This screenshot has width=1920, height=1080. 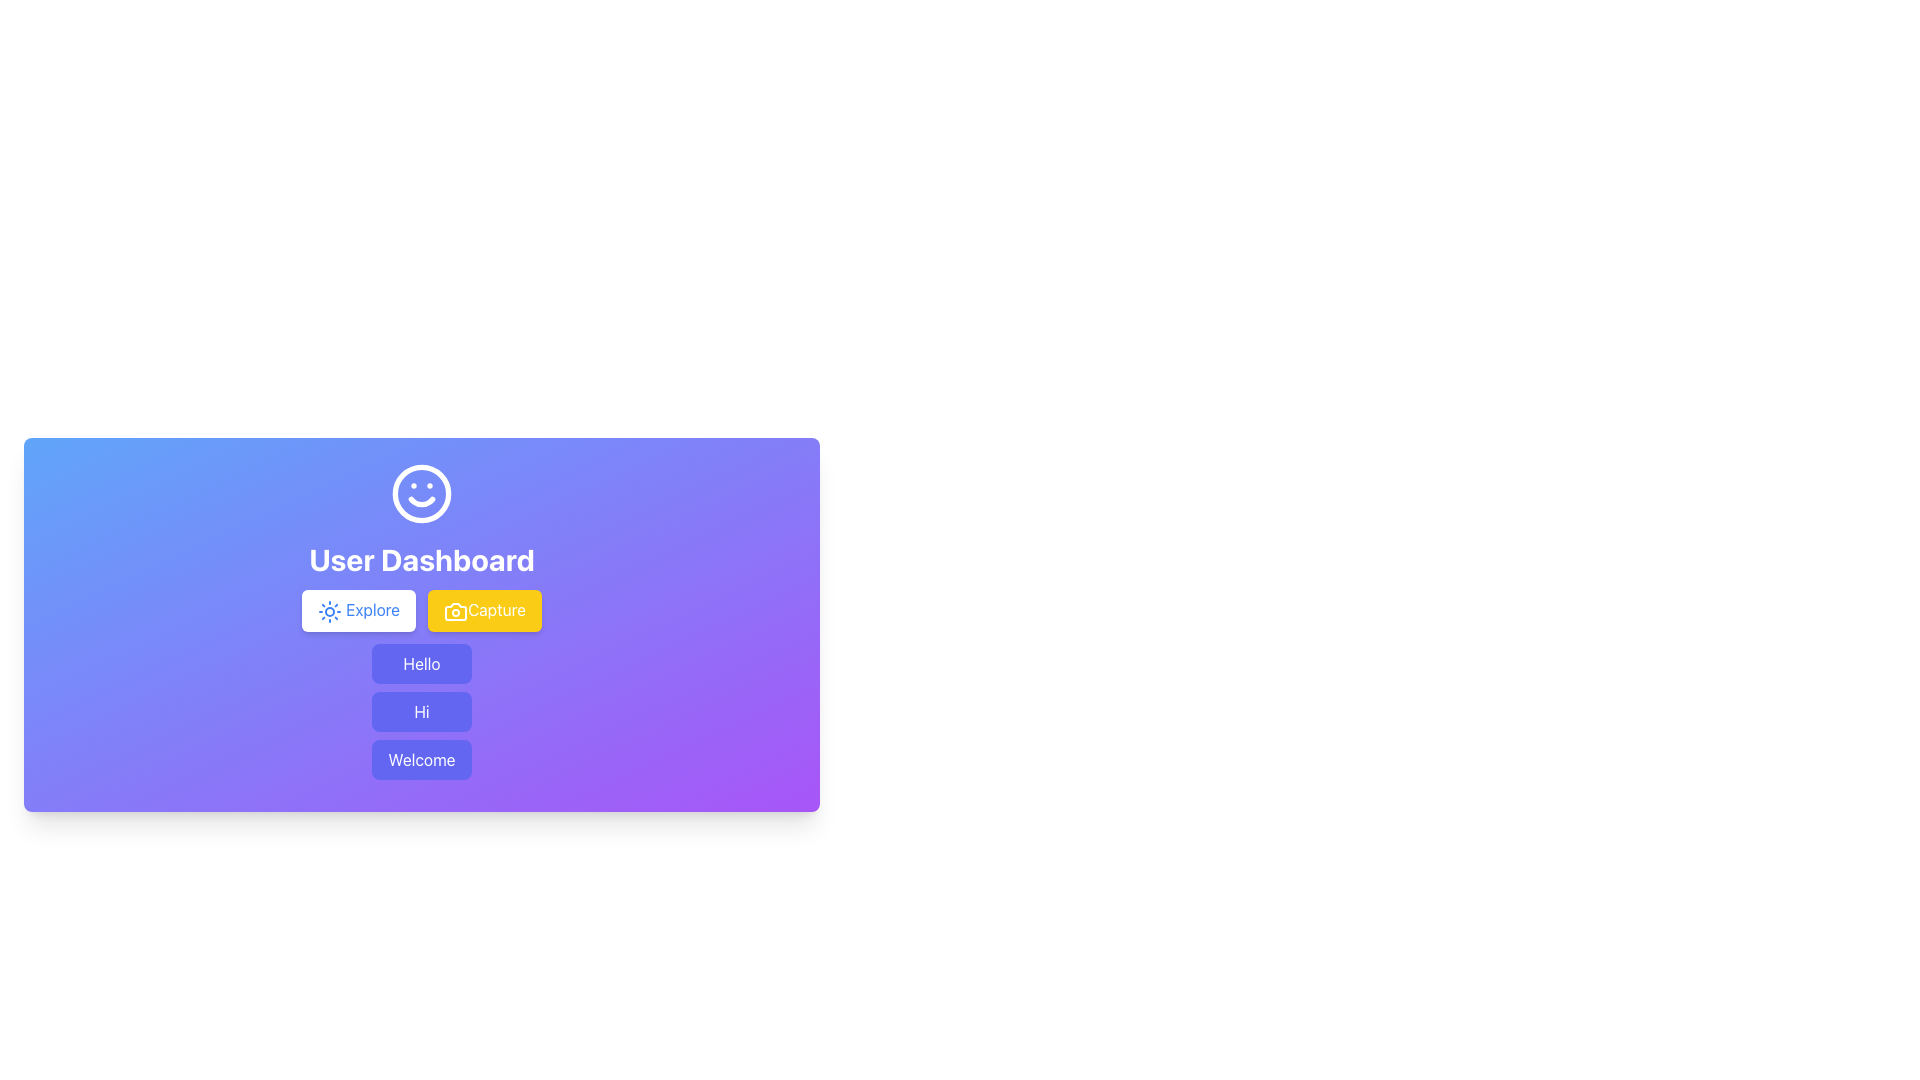 What do you see at coordinates (485, 609) in the screenshot?
I see `the 'Capture' button located beneath the 'User Dashboard' title, which is the second button from the left in a horizontal group of buttons` at bounding box center [485, 609].